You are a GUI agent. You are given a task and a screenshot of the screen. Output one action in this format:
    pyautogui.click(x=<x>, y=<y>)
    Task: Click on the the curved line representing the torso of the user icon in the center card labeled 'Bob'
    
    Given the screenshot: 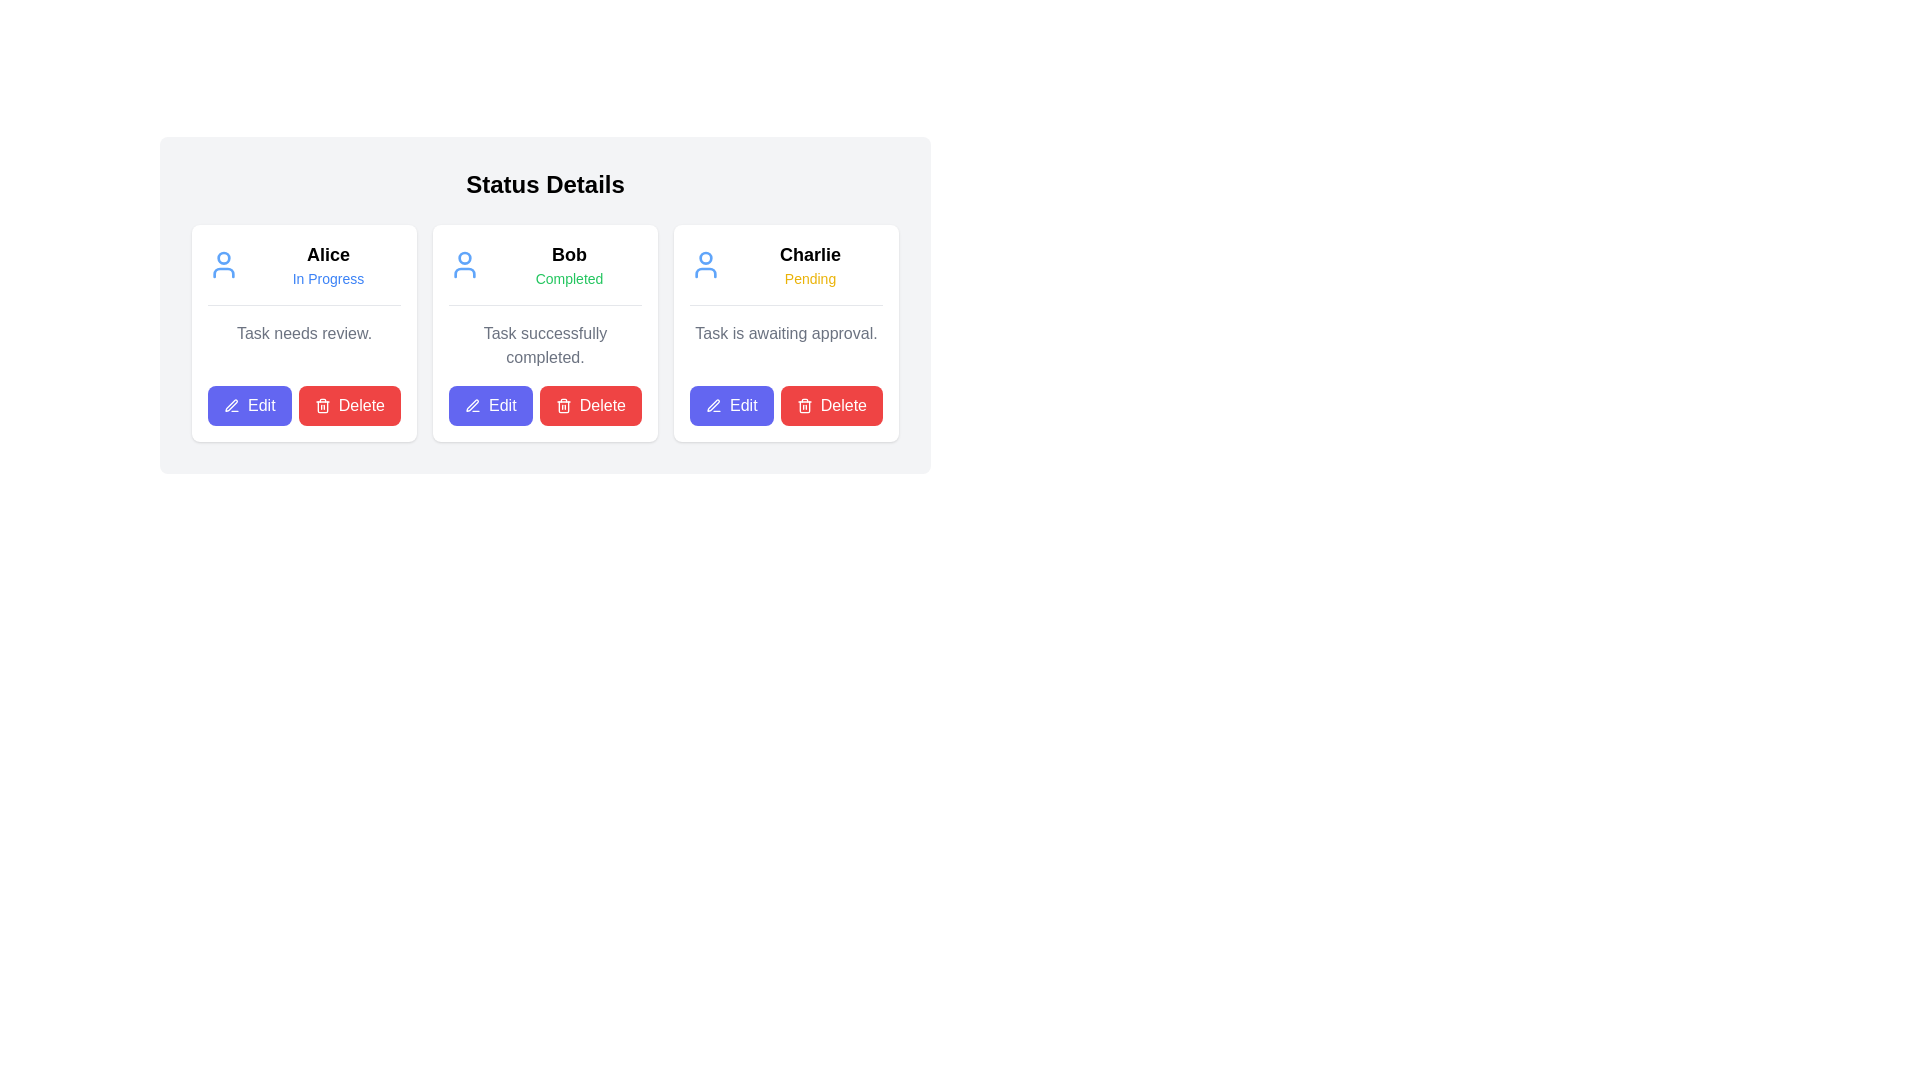 What is the action you would take?
    pyautogui.click(x=464, y=273)
    